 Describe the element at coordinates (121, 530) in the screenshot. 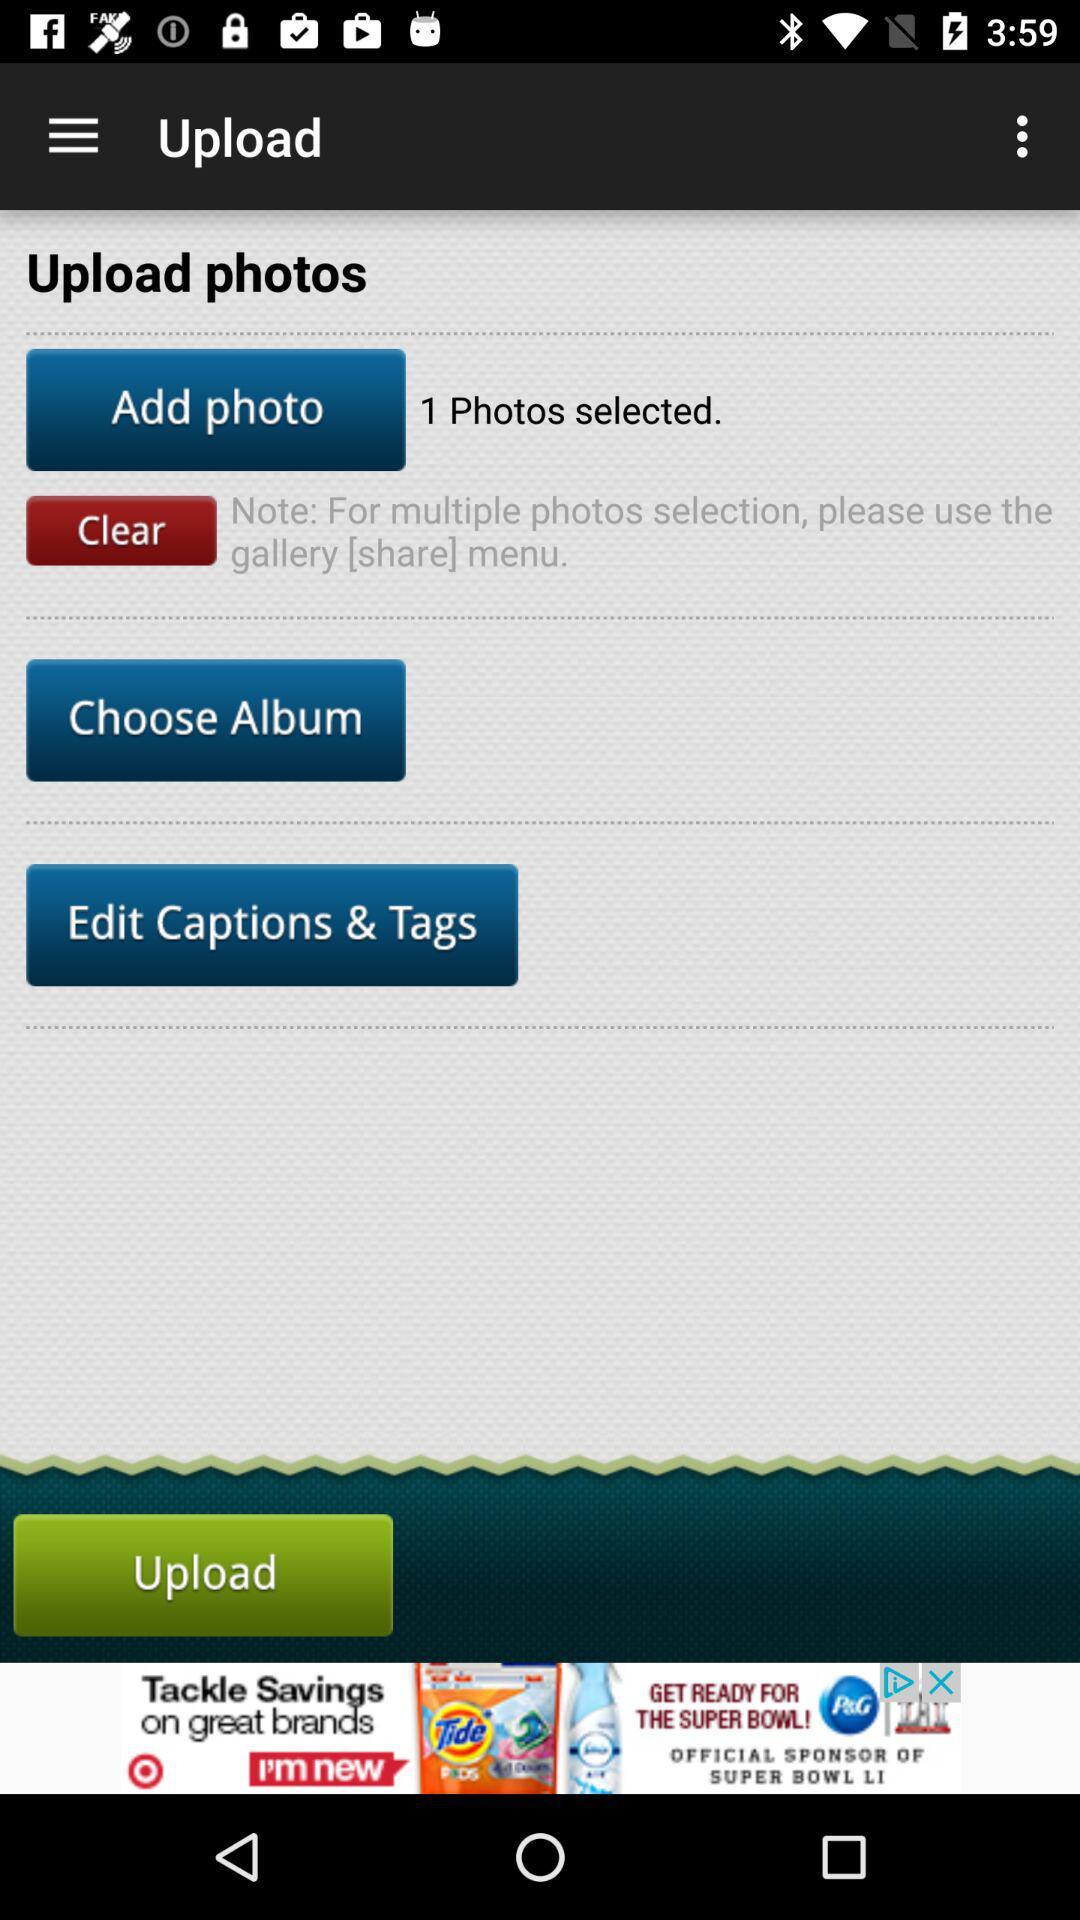

I see `clear selection` at that location.